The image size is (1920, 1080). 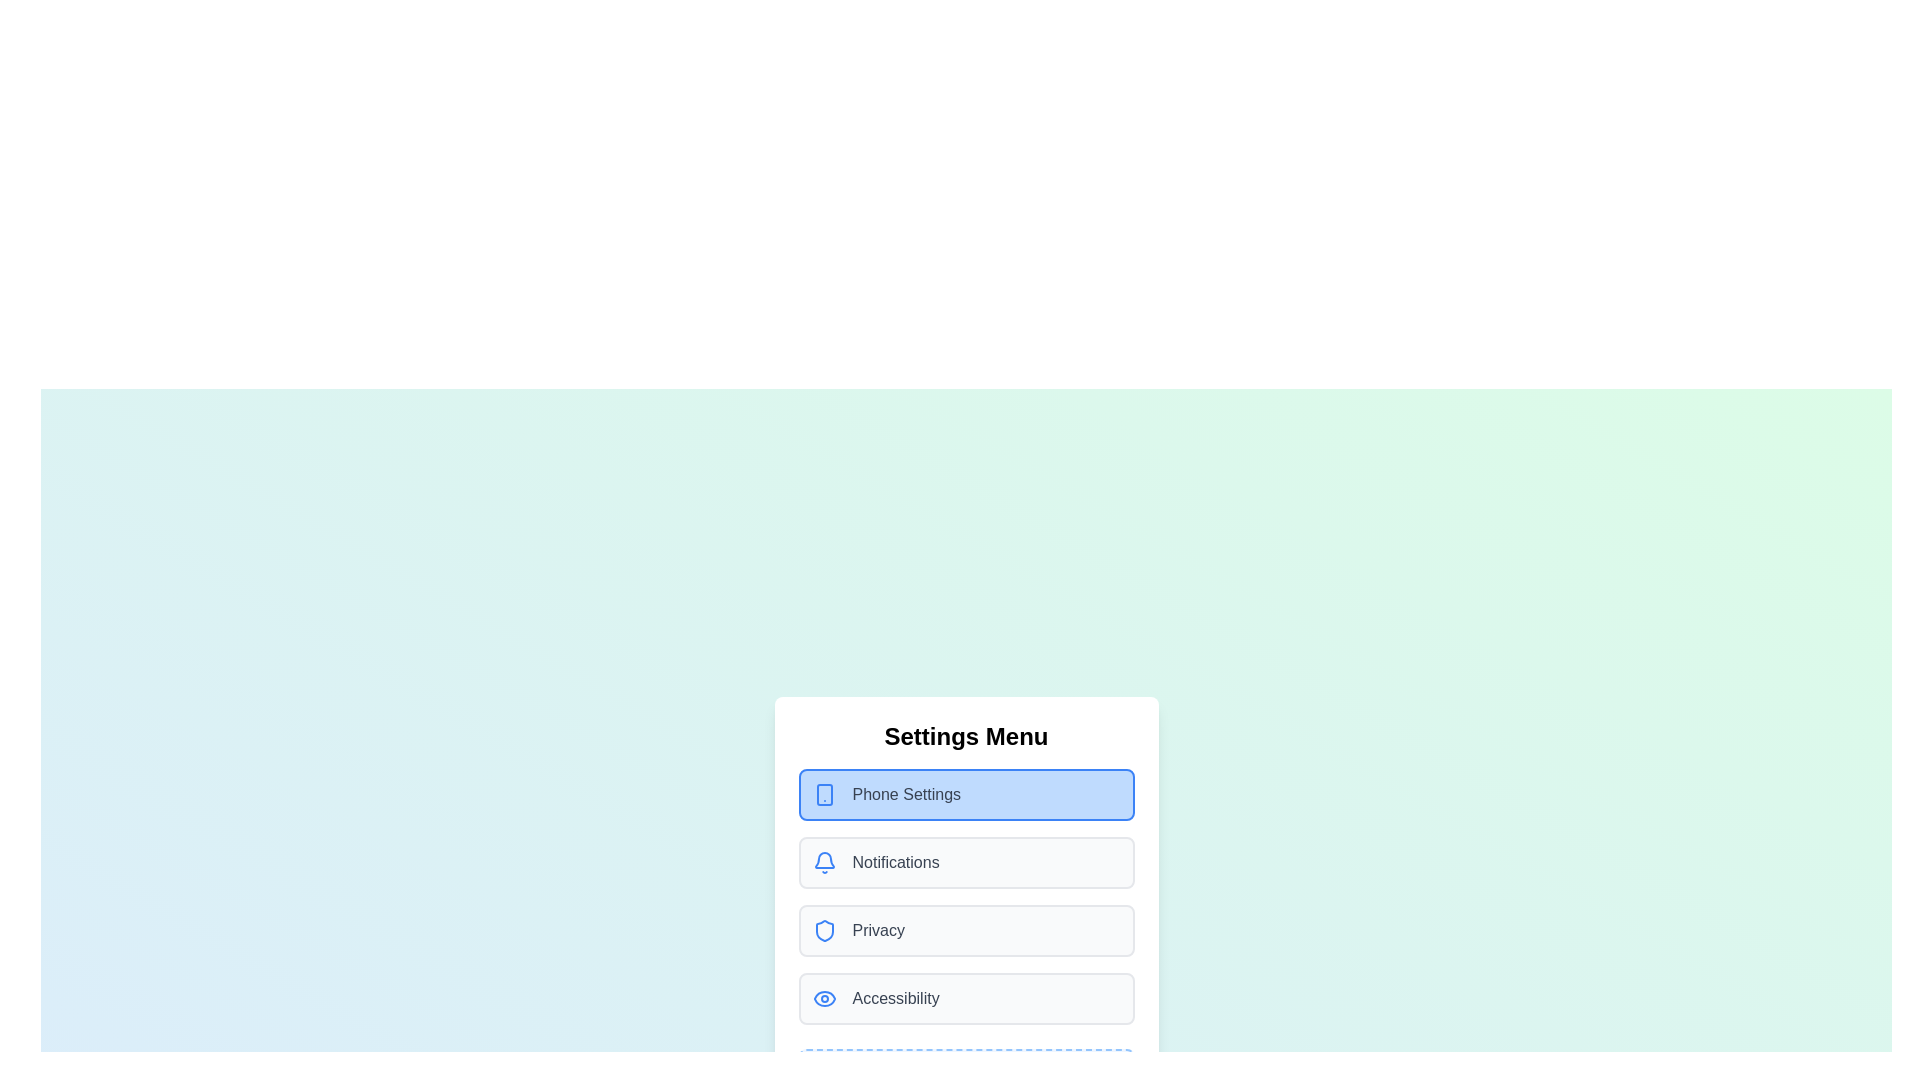 What do you see at coordinates (966, 930) in the screenshot?
I see `the menu item corresponding to Privacy` at bounding box center [966, 930].